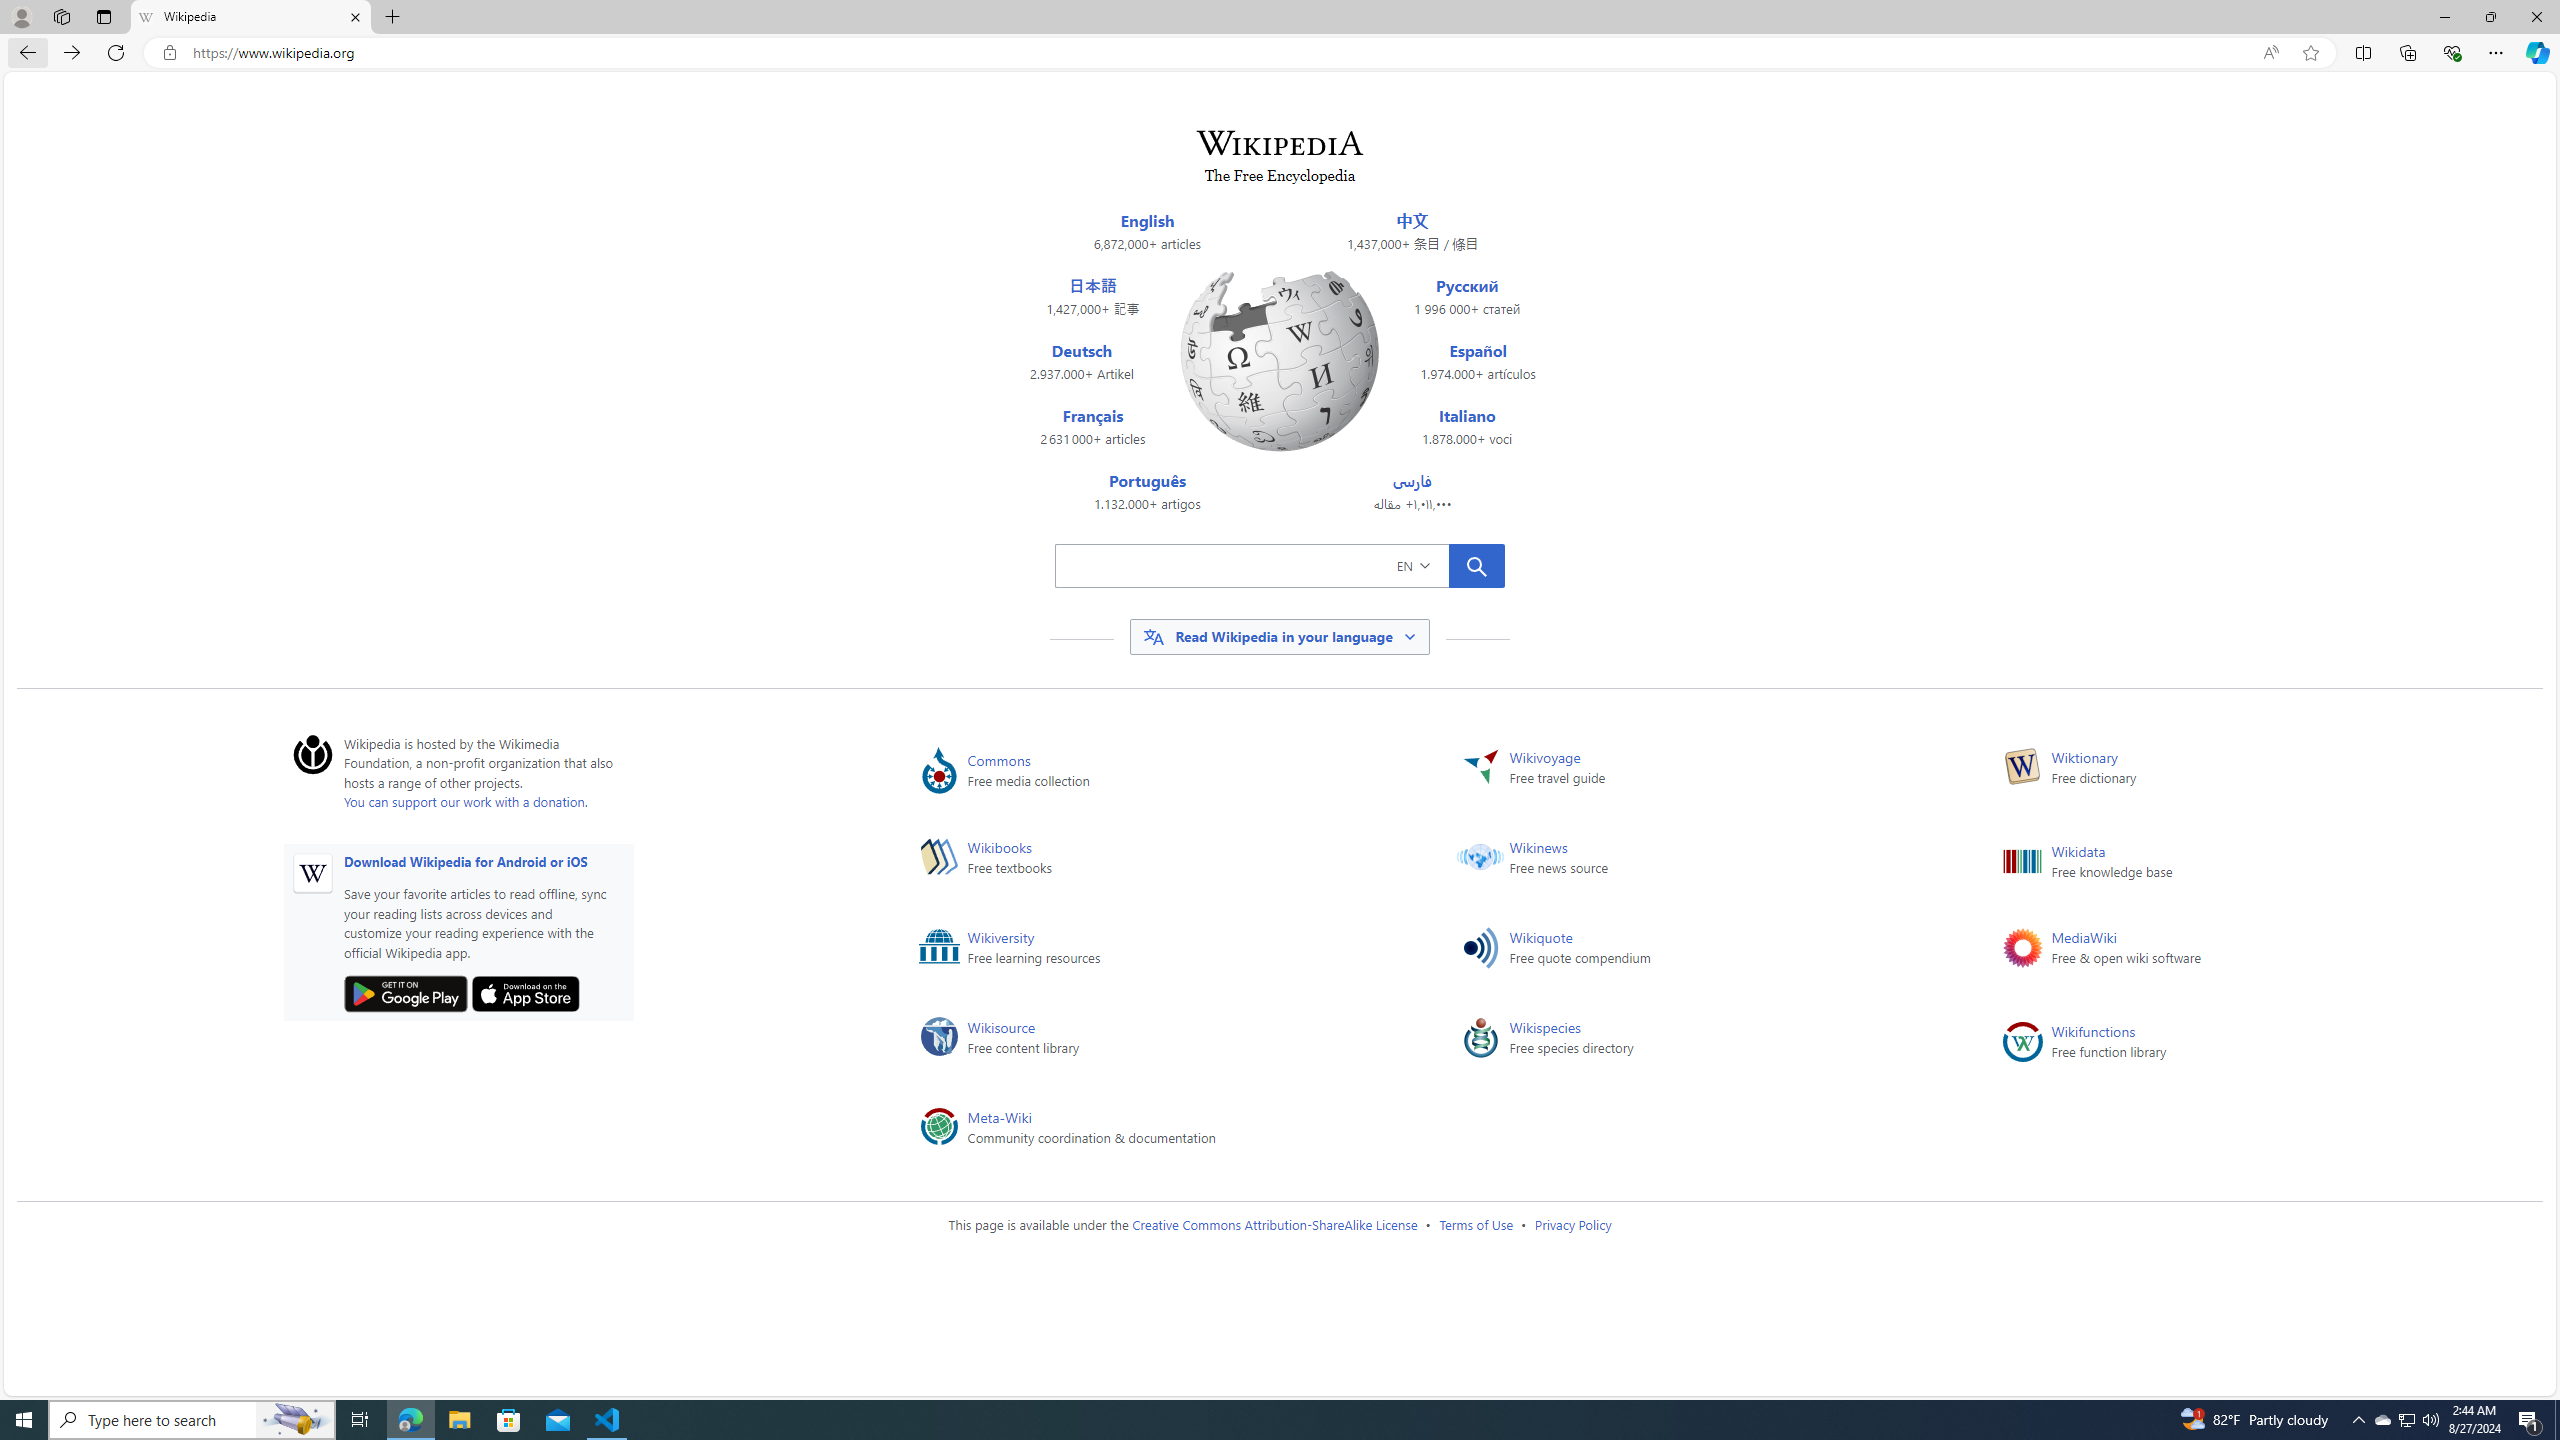 This screenshot has height=1440, width=2560. Describe the element at coordinates (1573, 1223) in the screenshot. I see `'Privacy Policy'` at that location.